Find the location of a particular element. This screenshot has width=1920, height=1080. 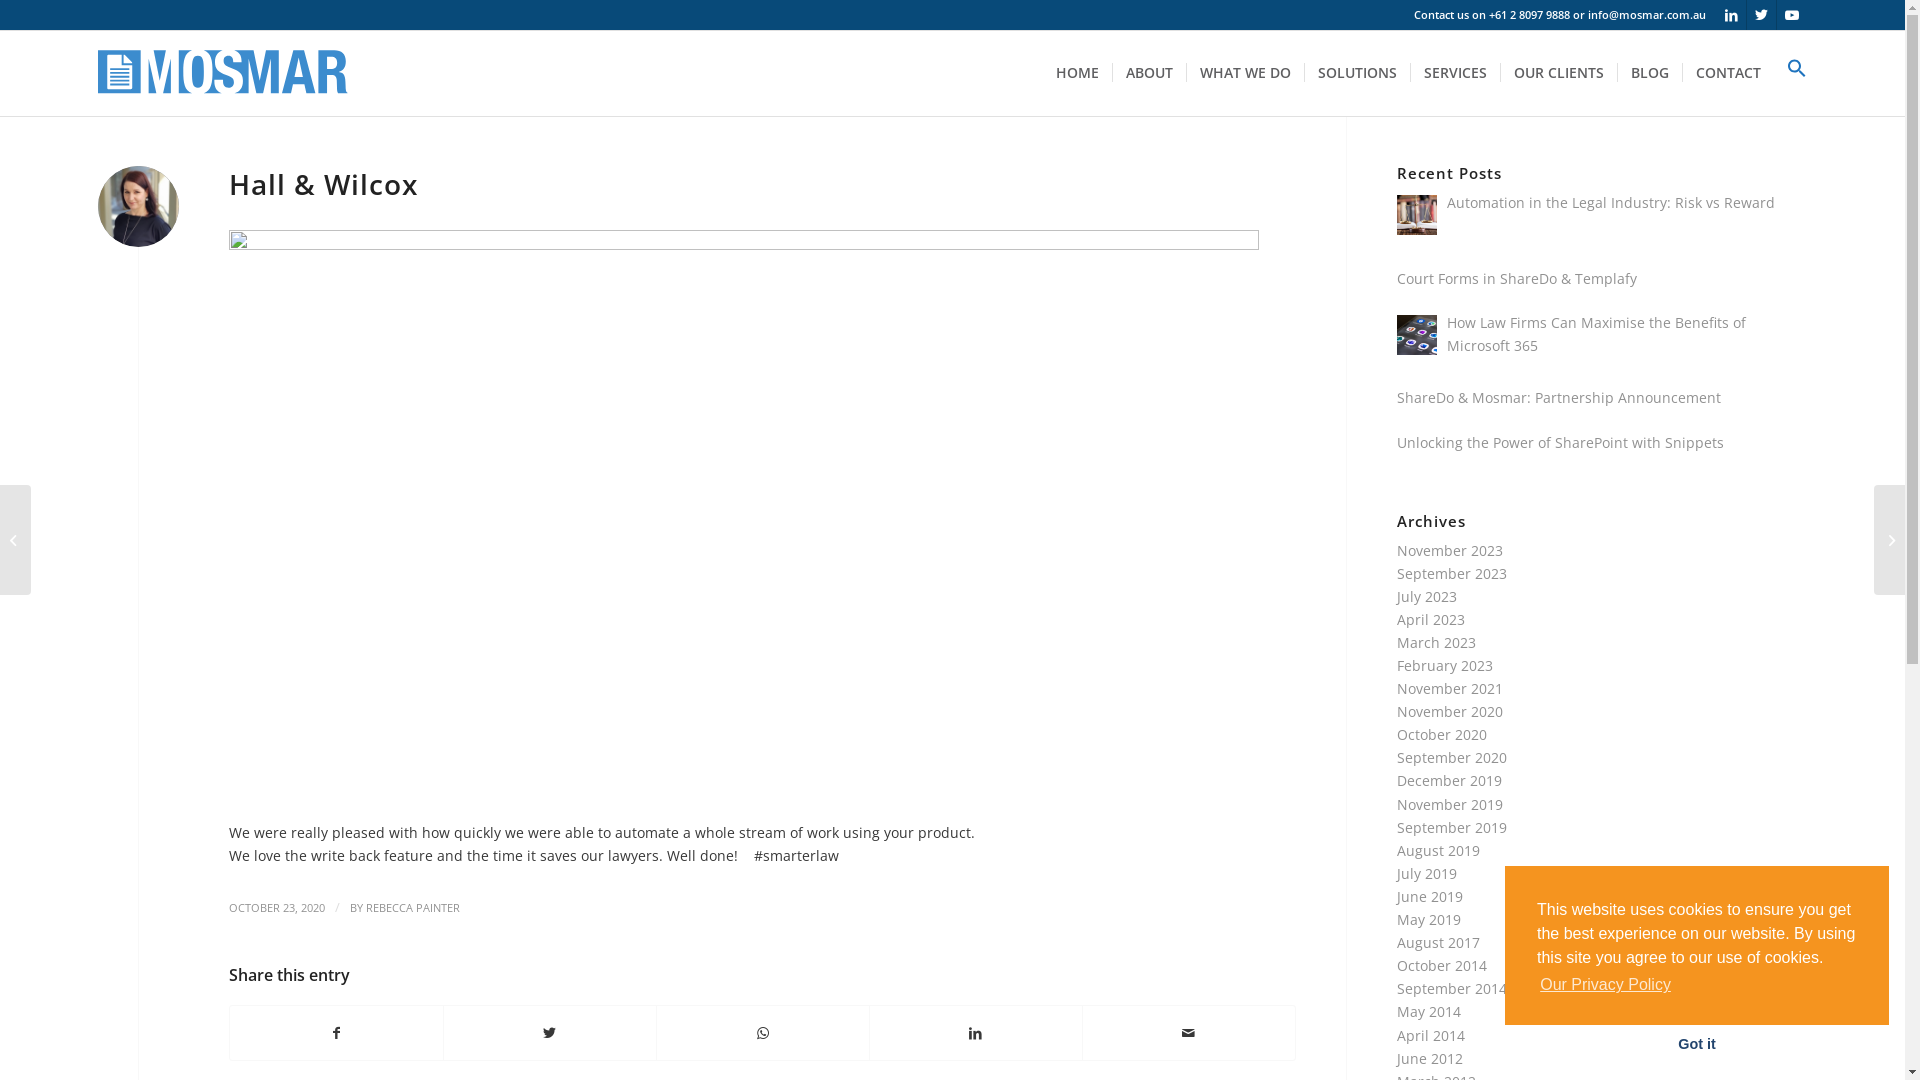

'February 2023' is located at coordinates (1444, 665).